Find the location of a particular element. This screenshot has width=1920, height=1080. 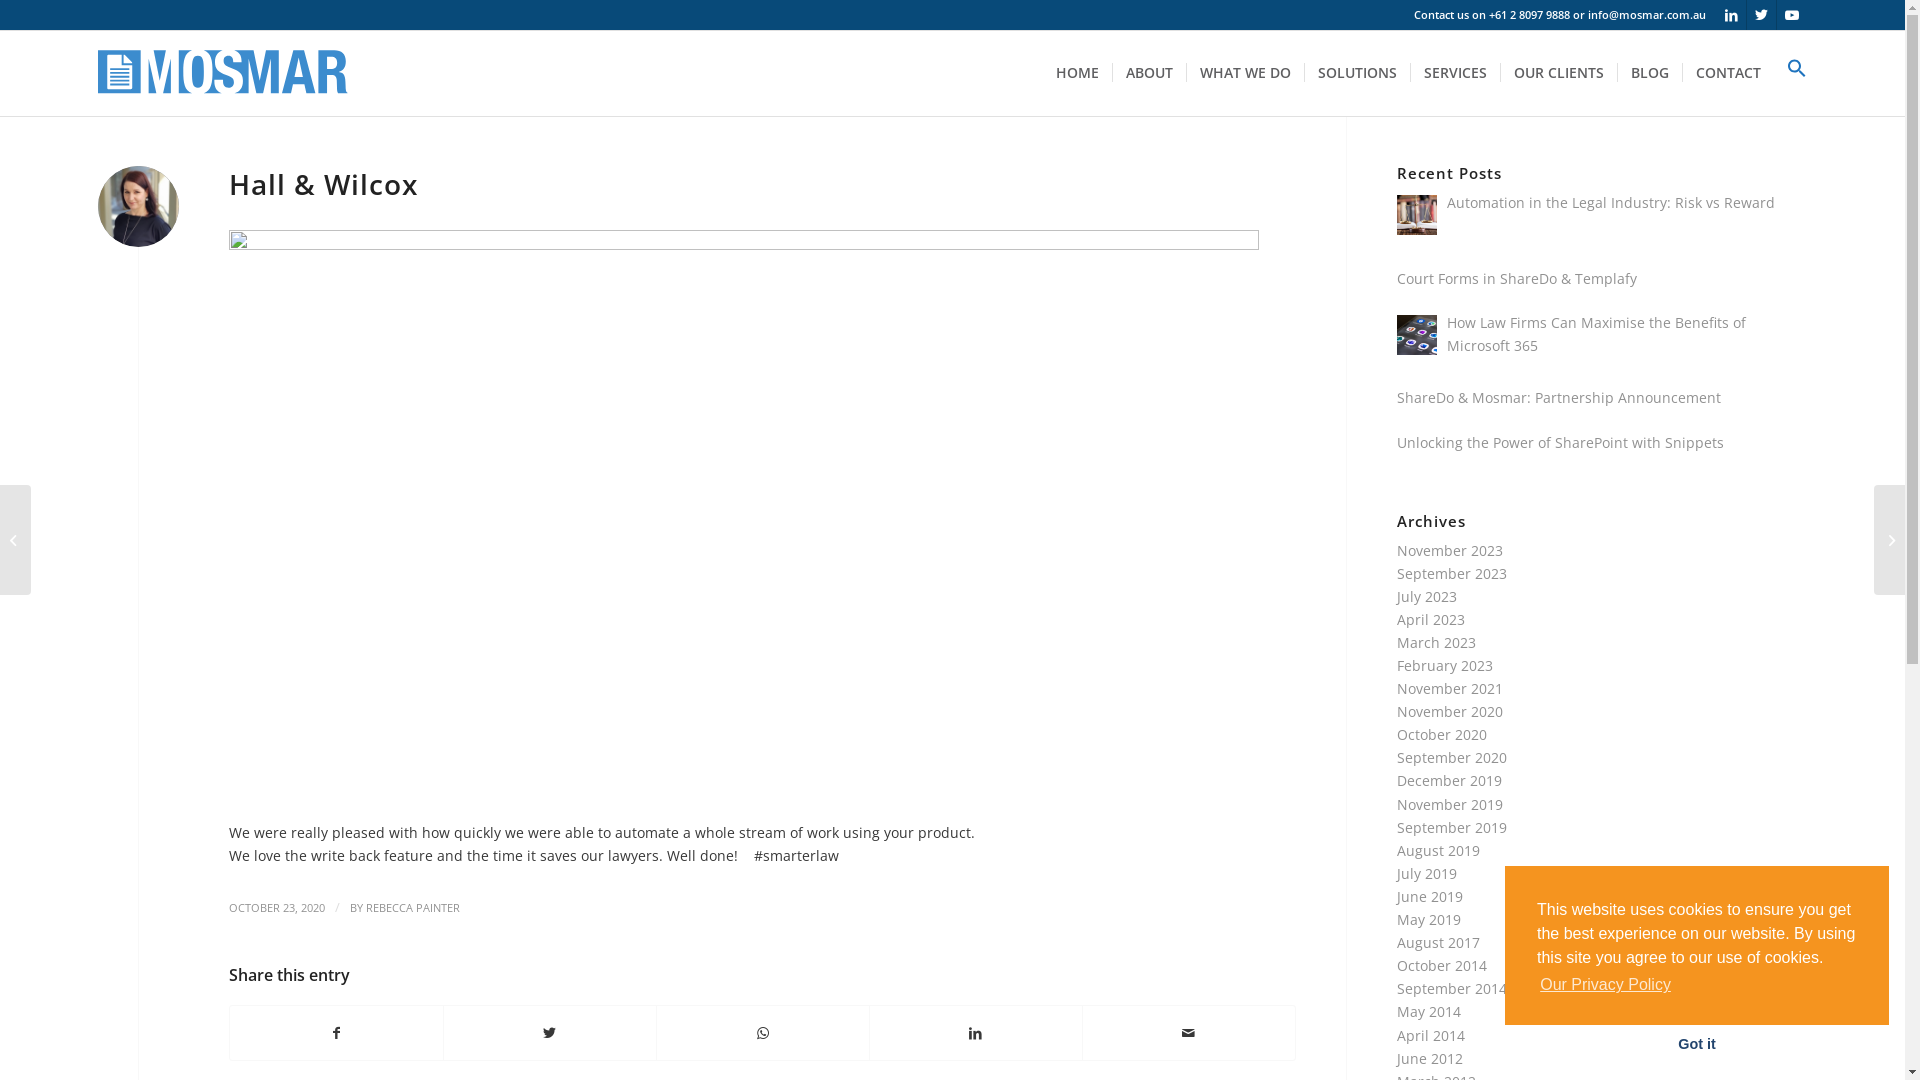

'February 2023' is located at coordinates (1444, 665).